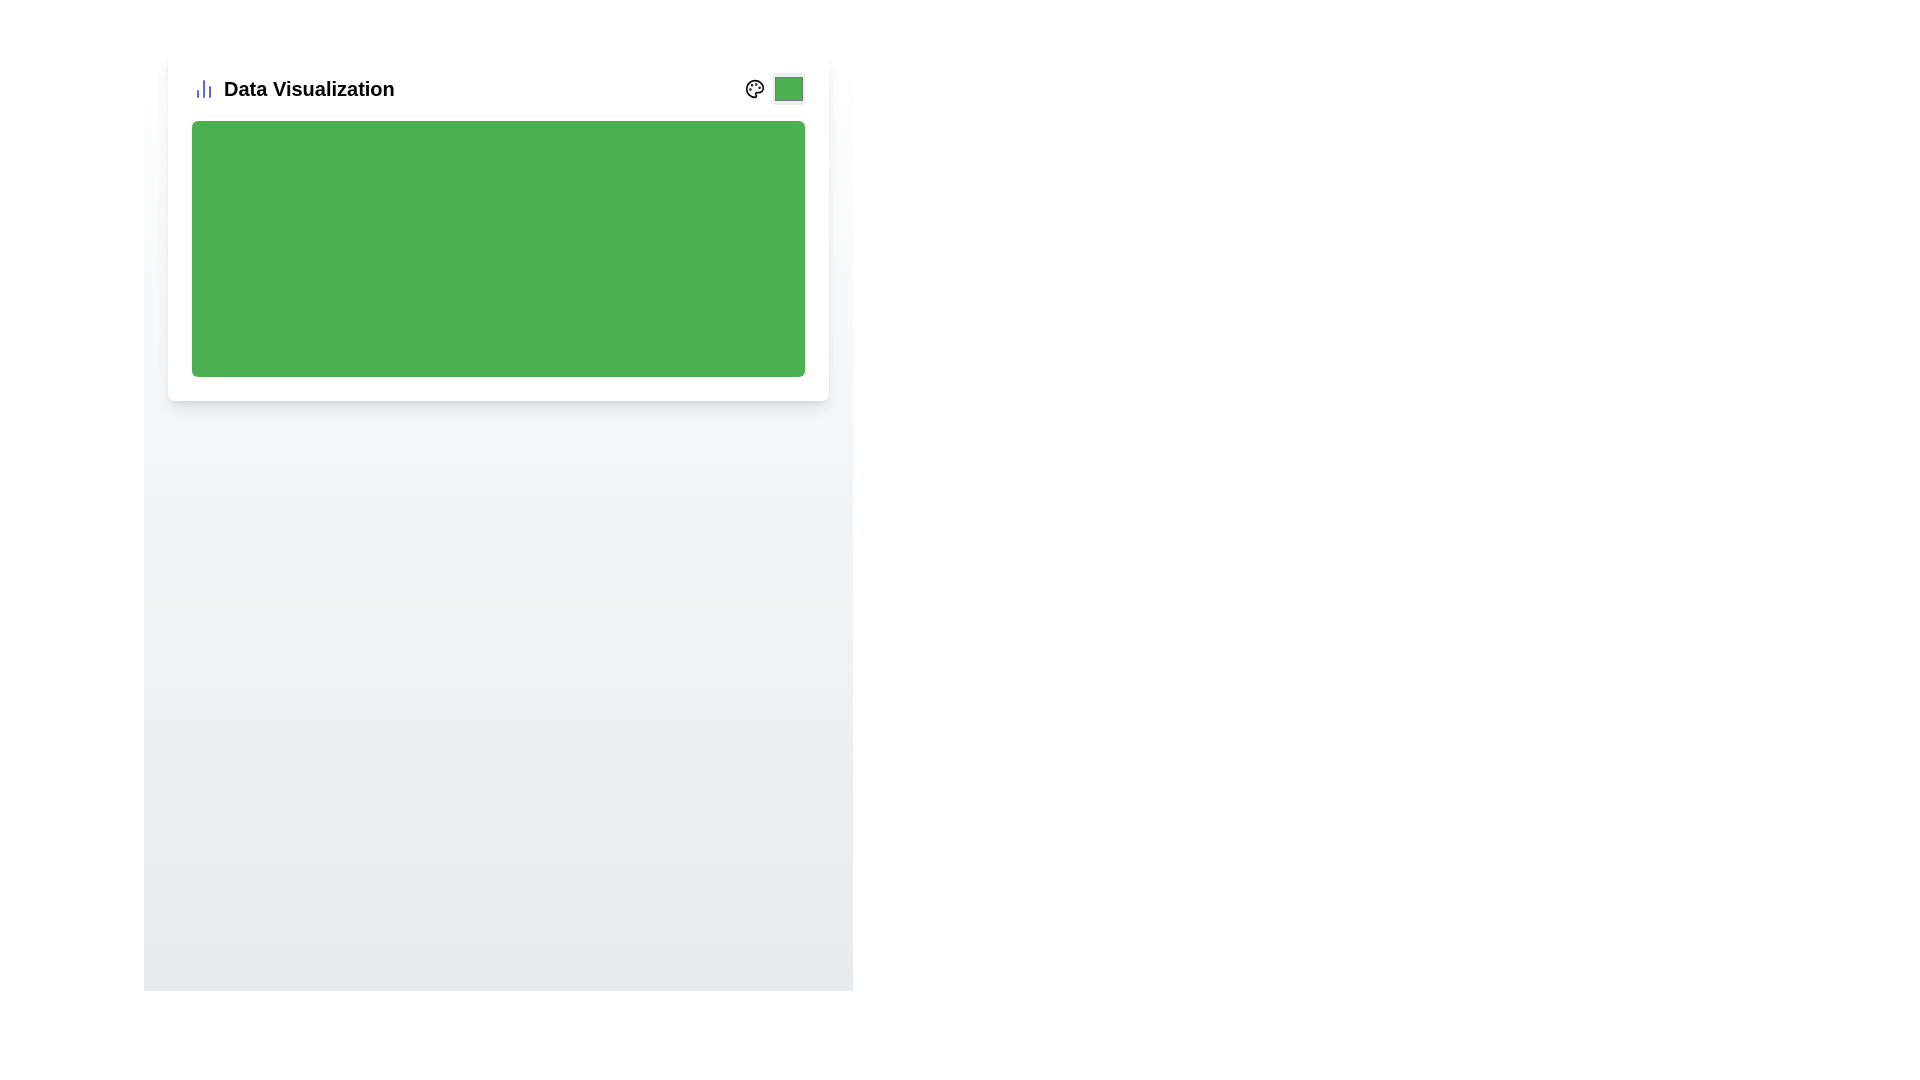 This screenshot has height=1080, width=1920. What do you see at coordinates (753, 87) in the screenshot?
I see `the static icon illustrating a palette symbolizing color-related settings, located to the left of the color picker box at the top-right corner of a card-like section` at bounding box center [753, 87].